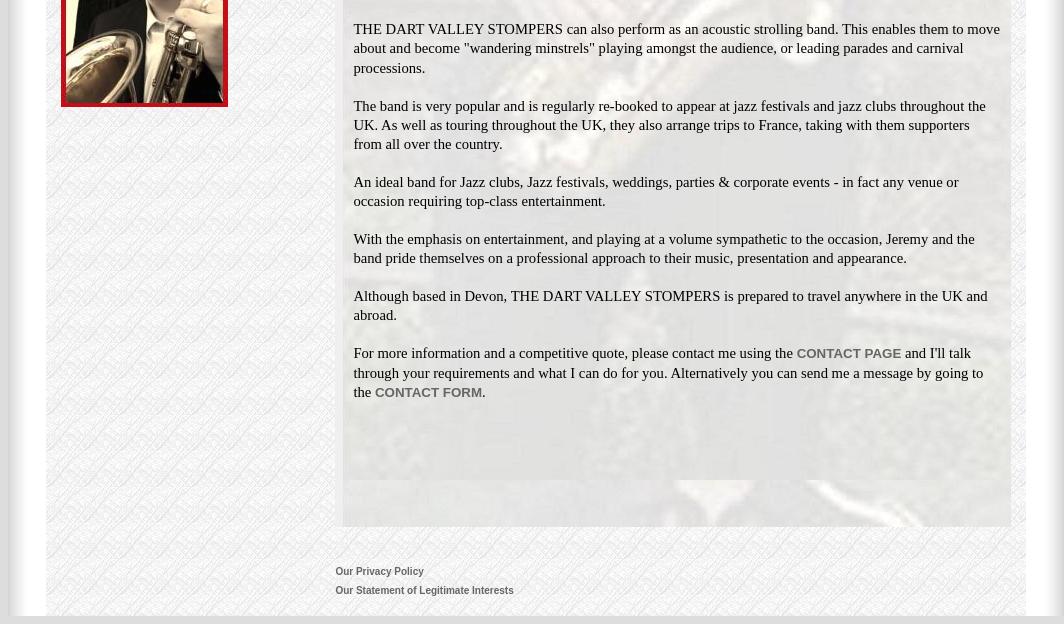 The width and height of the screenshot is (1064, 624). Describe the element at coordinates (378, 570) in the screenshot. I see `'Our Privacy Policy'` at that location.